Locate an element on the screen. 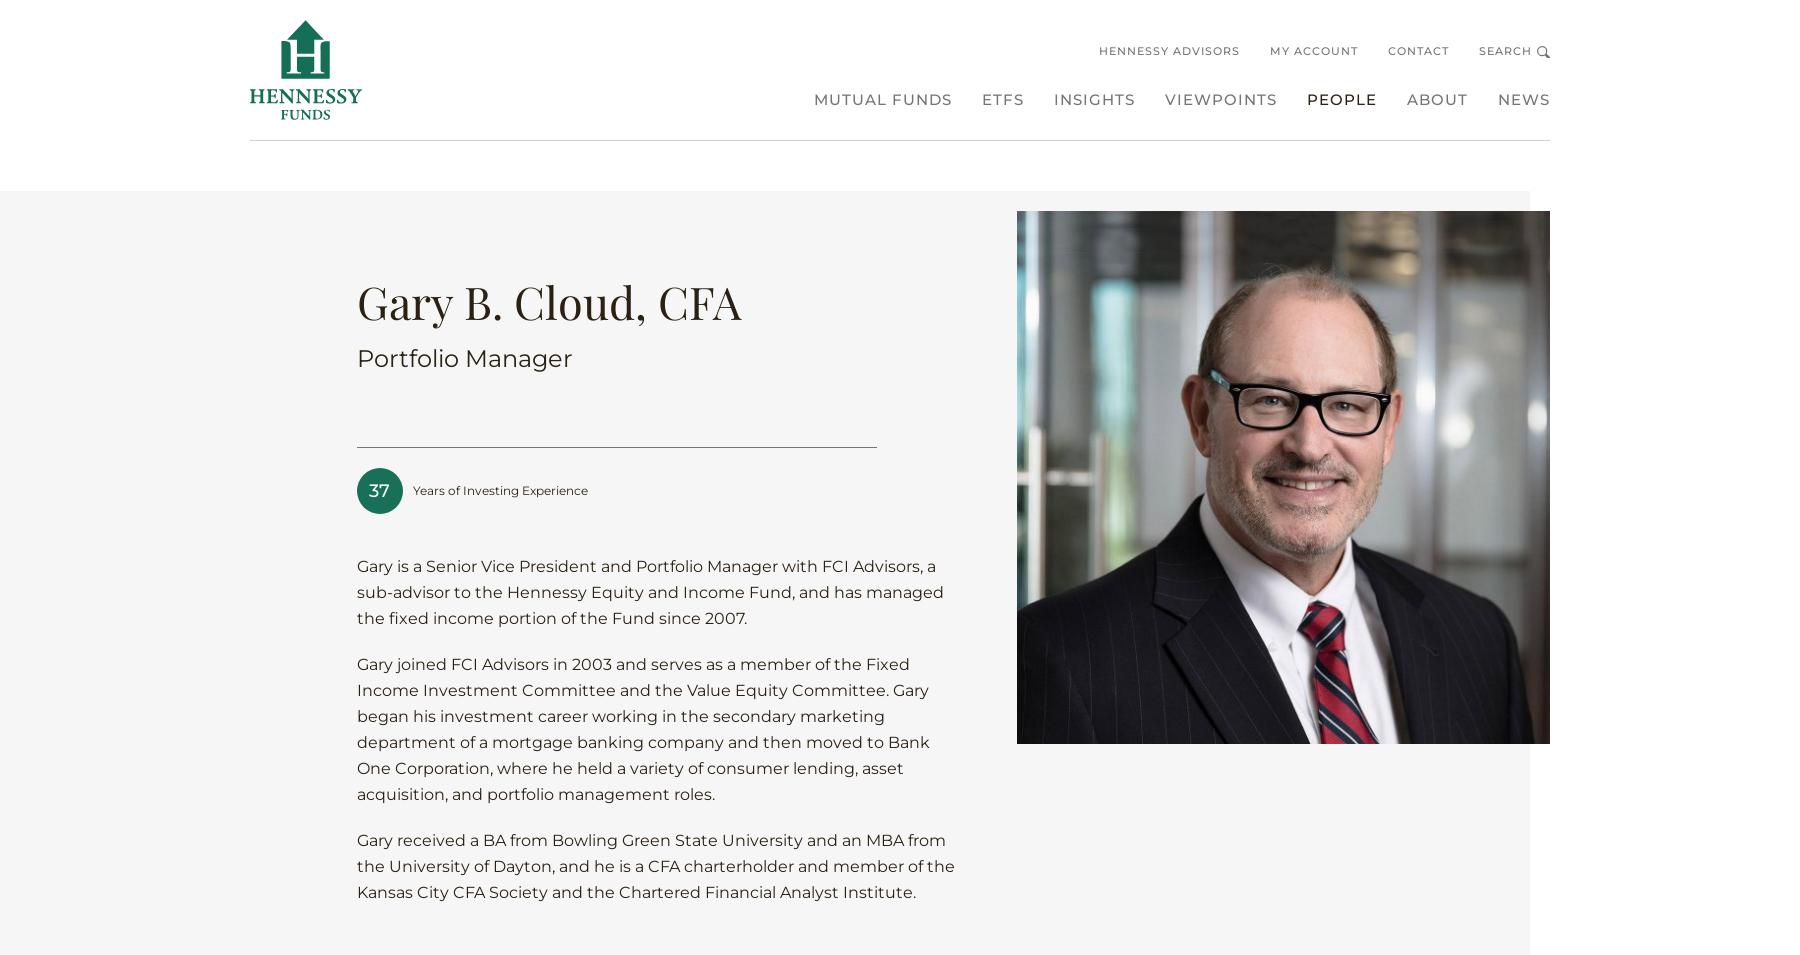 The height and width of the screenshot is (955, 1800). 'Contact' is located at coordinates (1417, 49).